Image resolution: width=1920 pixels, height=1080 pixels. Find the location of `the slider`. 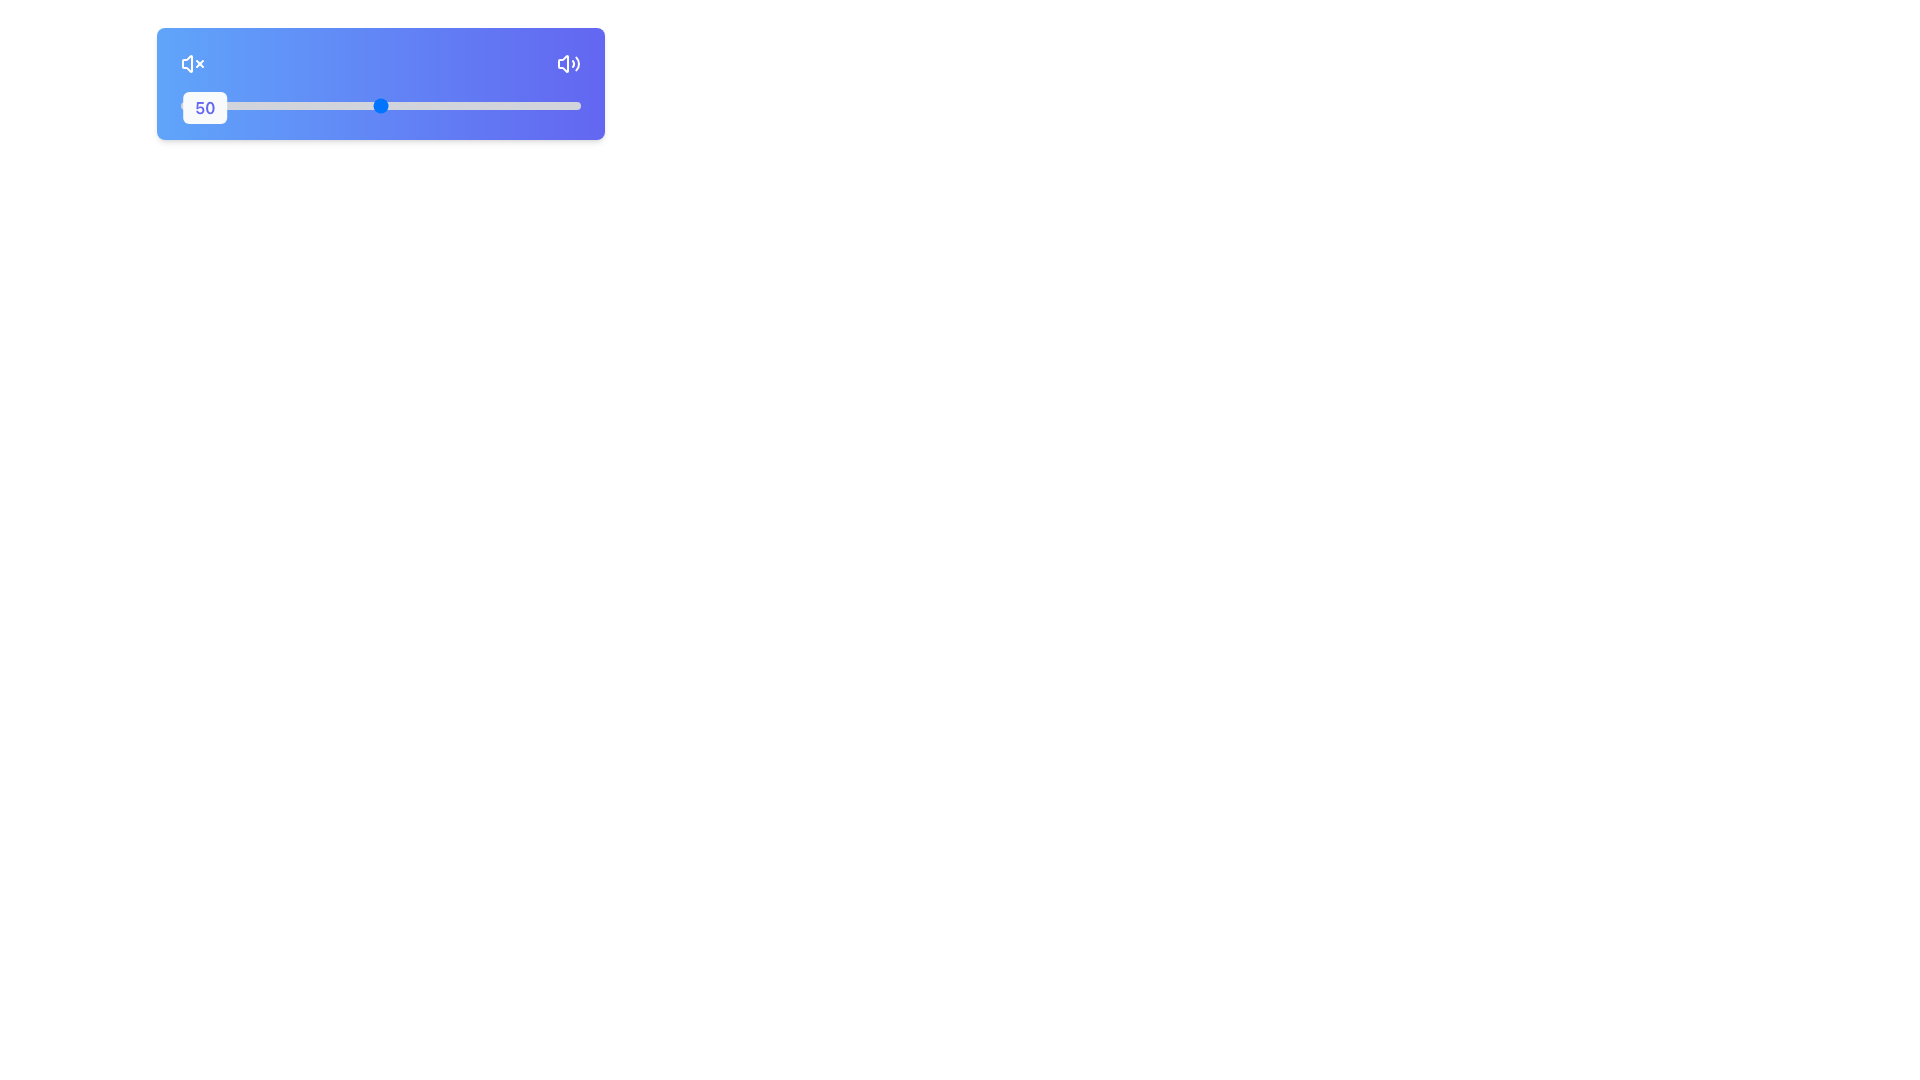

the slider is located at coordinates (548, 105).